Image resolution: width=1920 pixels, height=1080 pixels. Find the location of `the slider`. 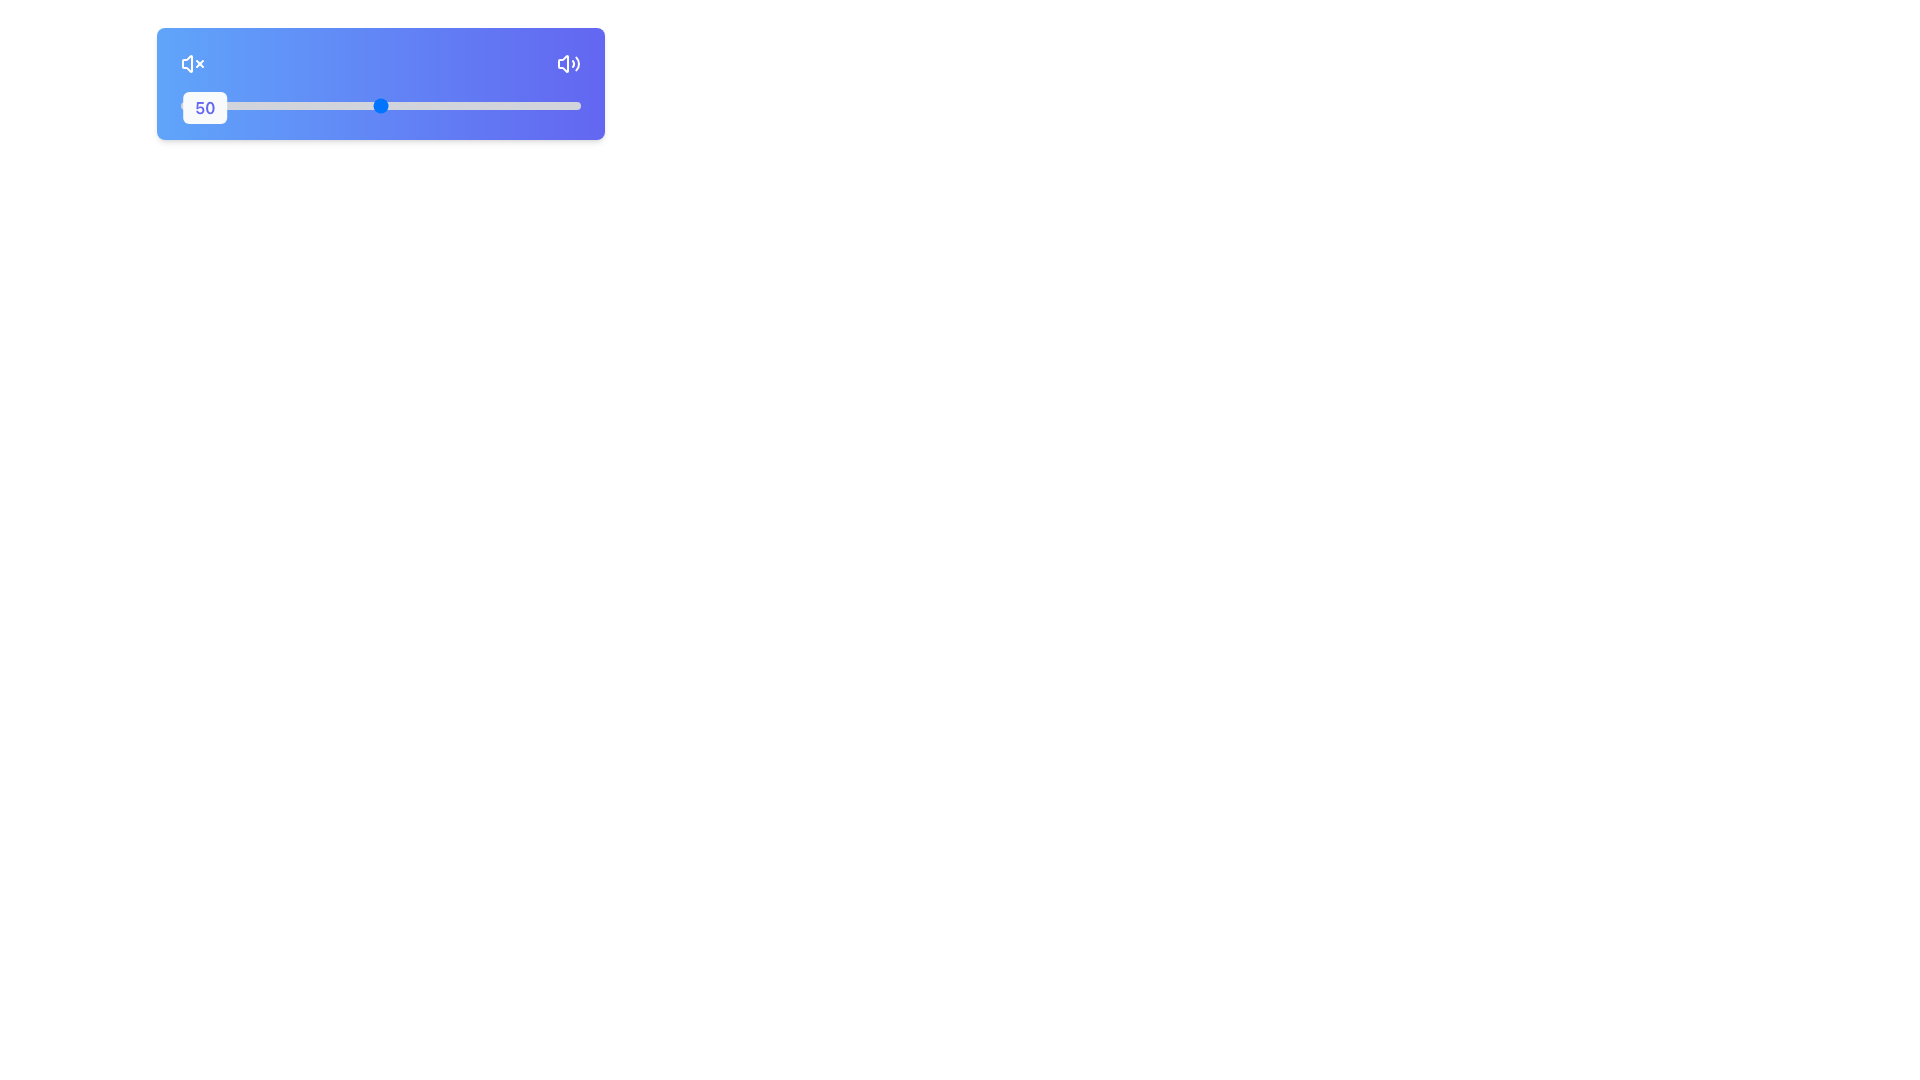

the slider is located at coordinates (548, 105).